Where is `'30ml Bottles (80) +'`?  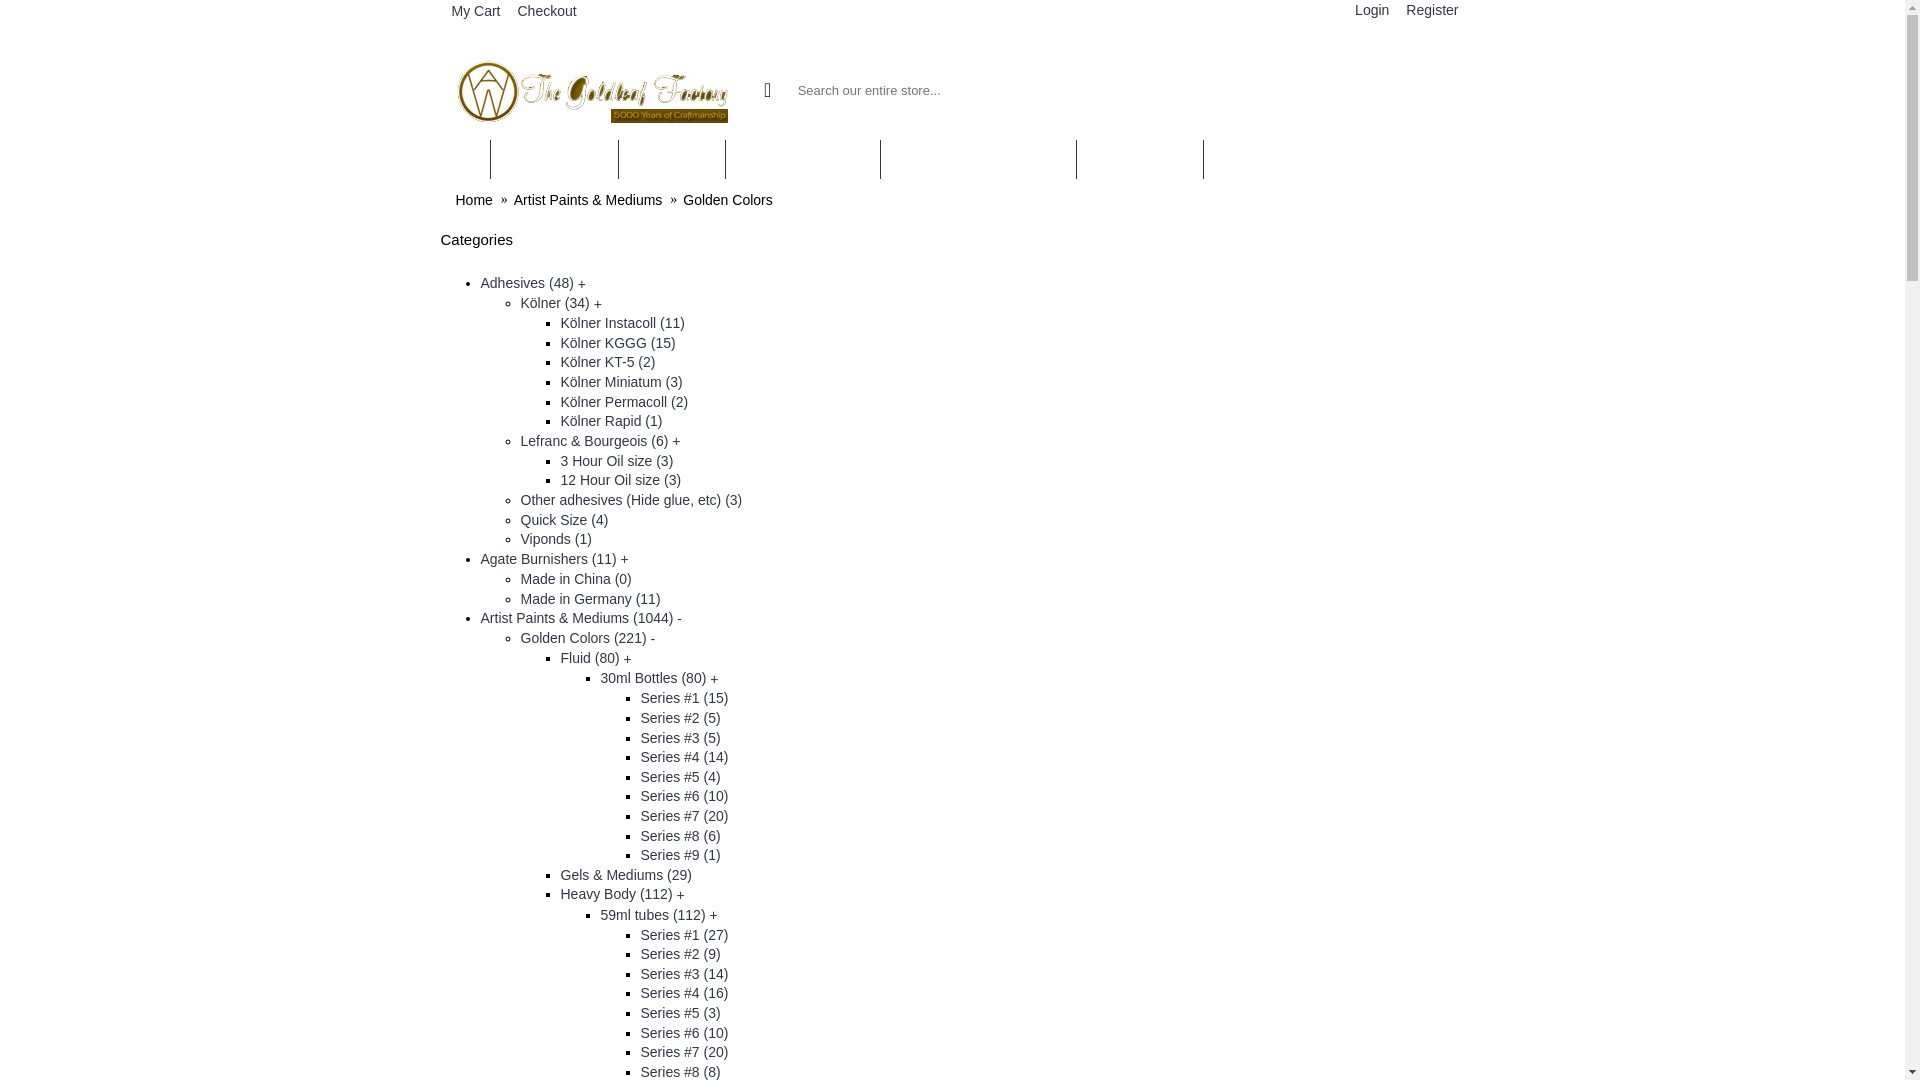
'30ml Bottles (80) +' is located at coordinates (658, 677).